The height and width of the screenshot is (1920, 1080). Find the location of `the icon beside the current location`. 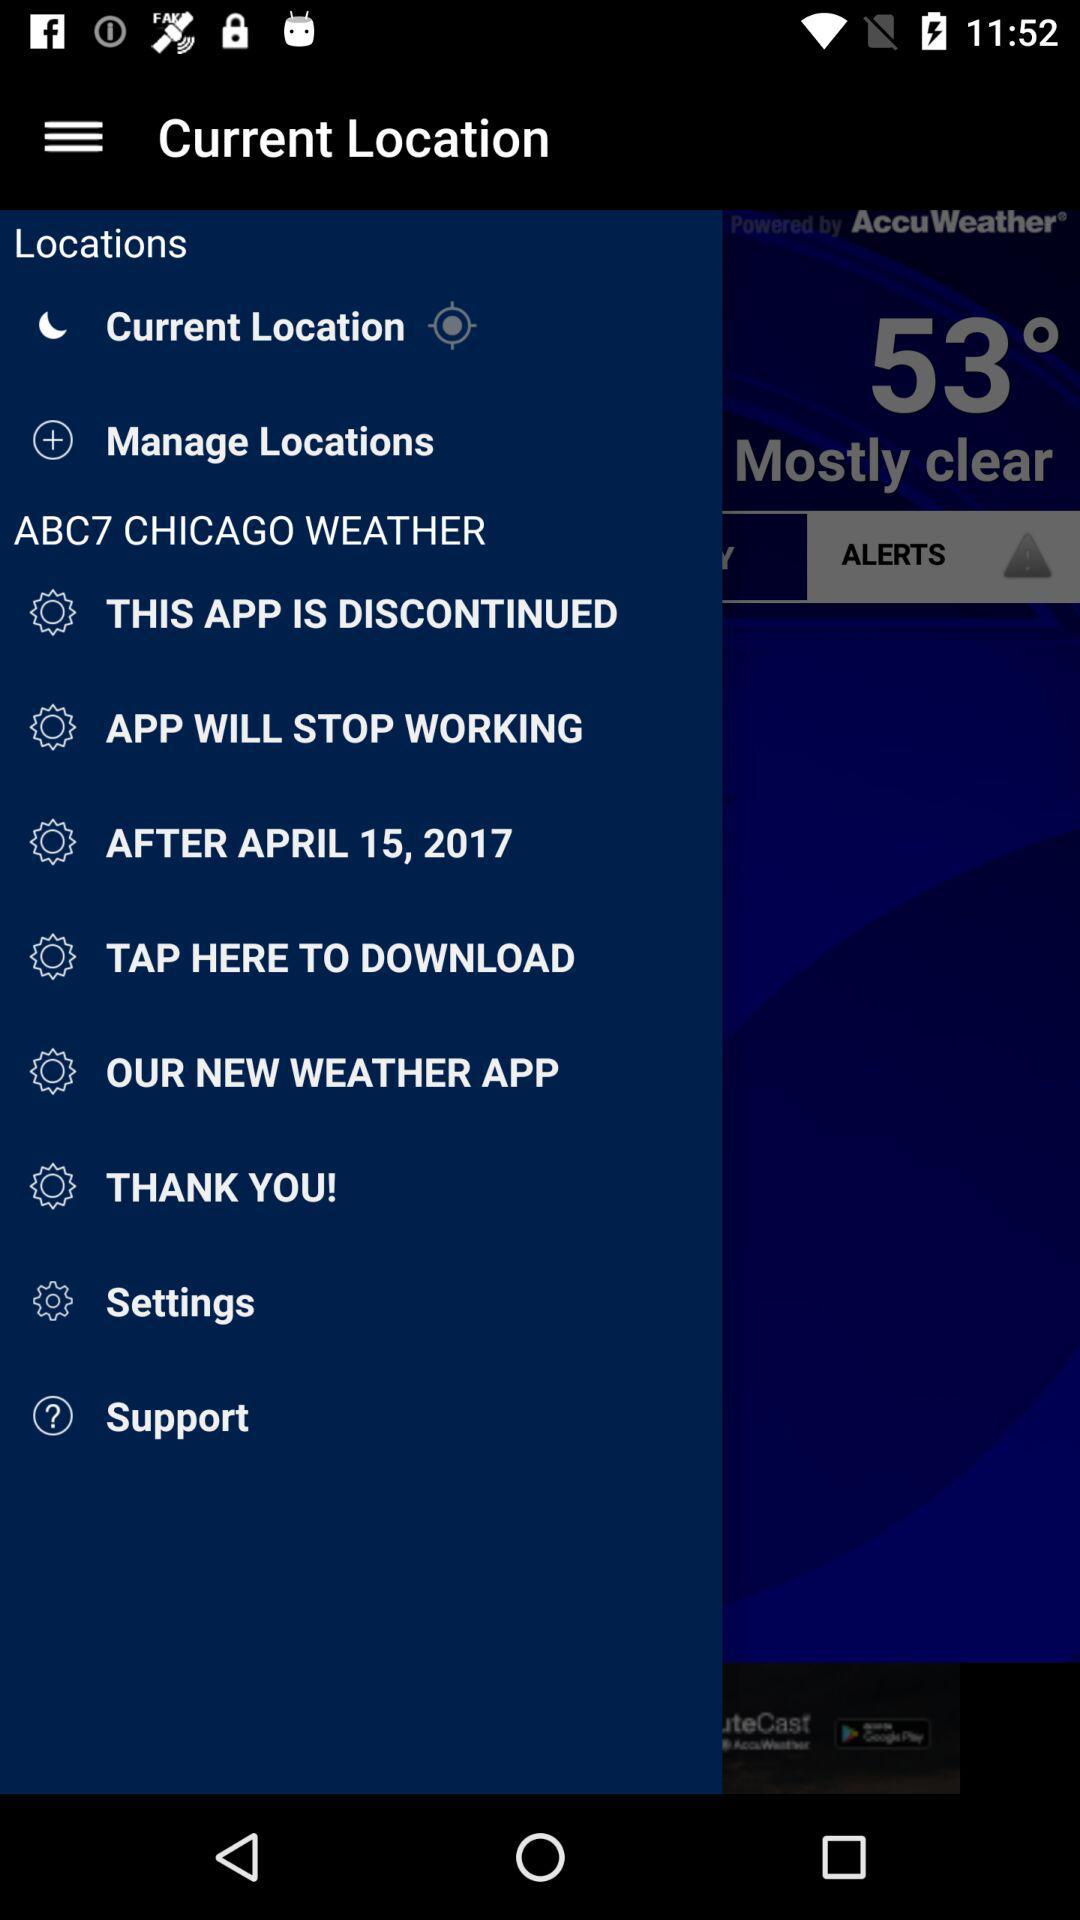

the icon beside the current location is located at coordinates (451, 326).